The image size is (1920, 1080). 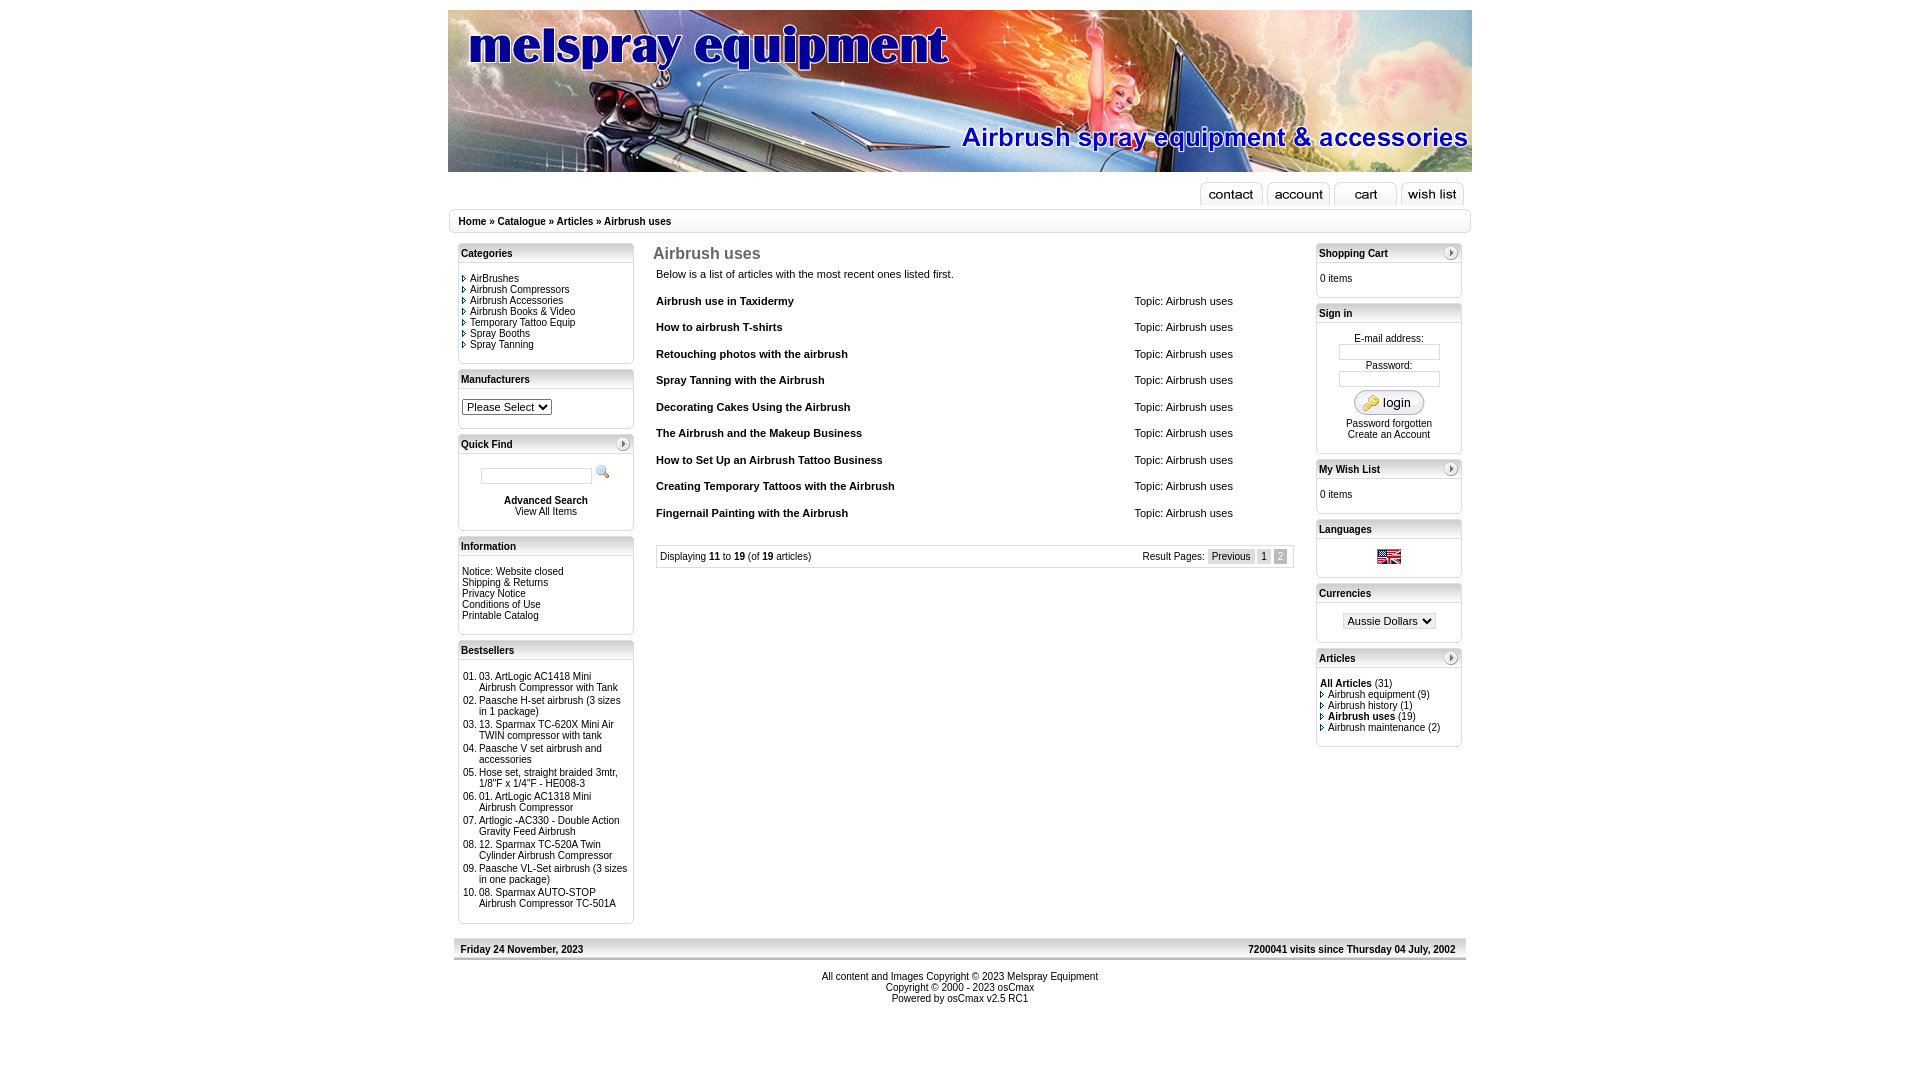 What do you see at coordinates (546, 499) in the screenshot?
I see `'Advanced Search'` at bounding box center [546, 499].